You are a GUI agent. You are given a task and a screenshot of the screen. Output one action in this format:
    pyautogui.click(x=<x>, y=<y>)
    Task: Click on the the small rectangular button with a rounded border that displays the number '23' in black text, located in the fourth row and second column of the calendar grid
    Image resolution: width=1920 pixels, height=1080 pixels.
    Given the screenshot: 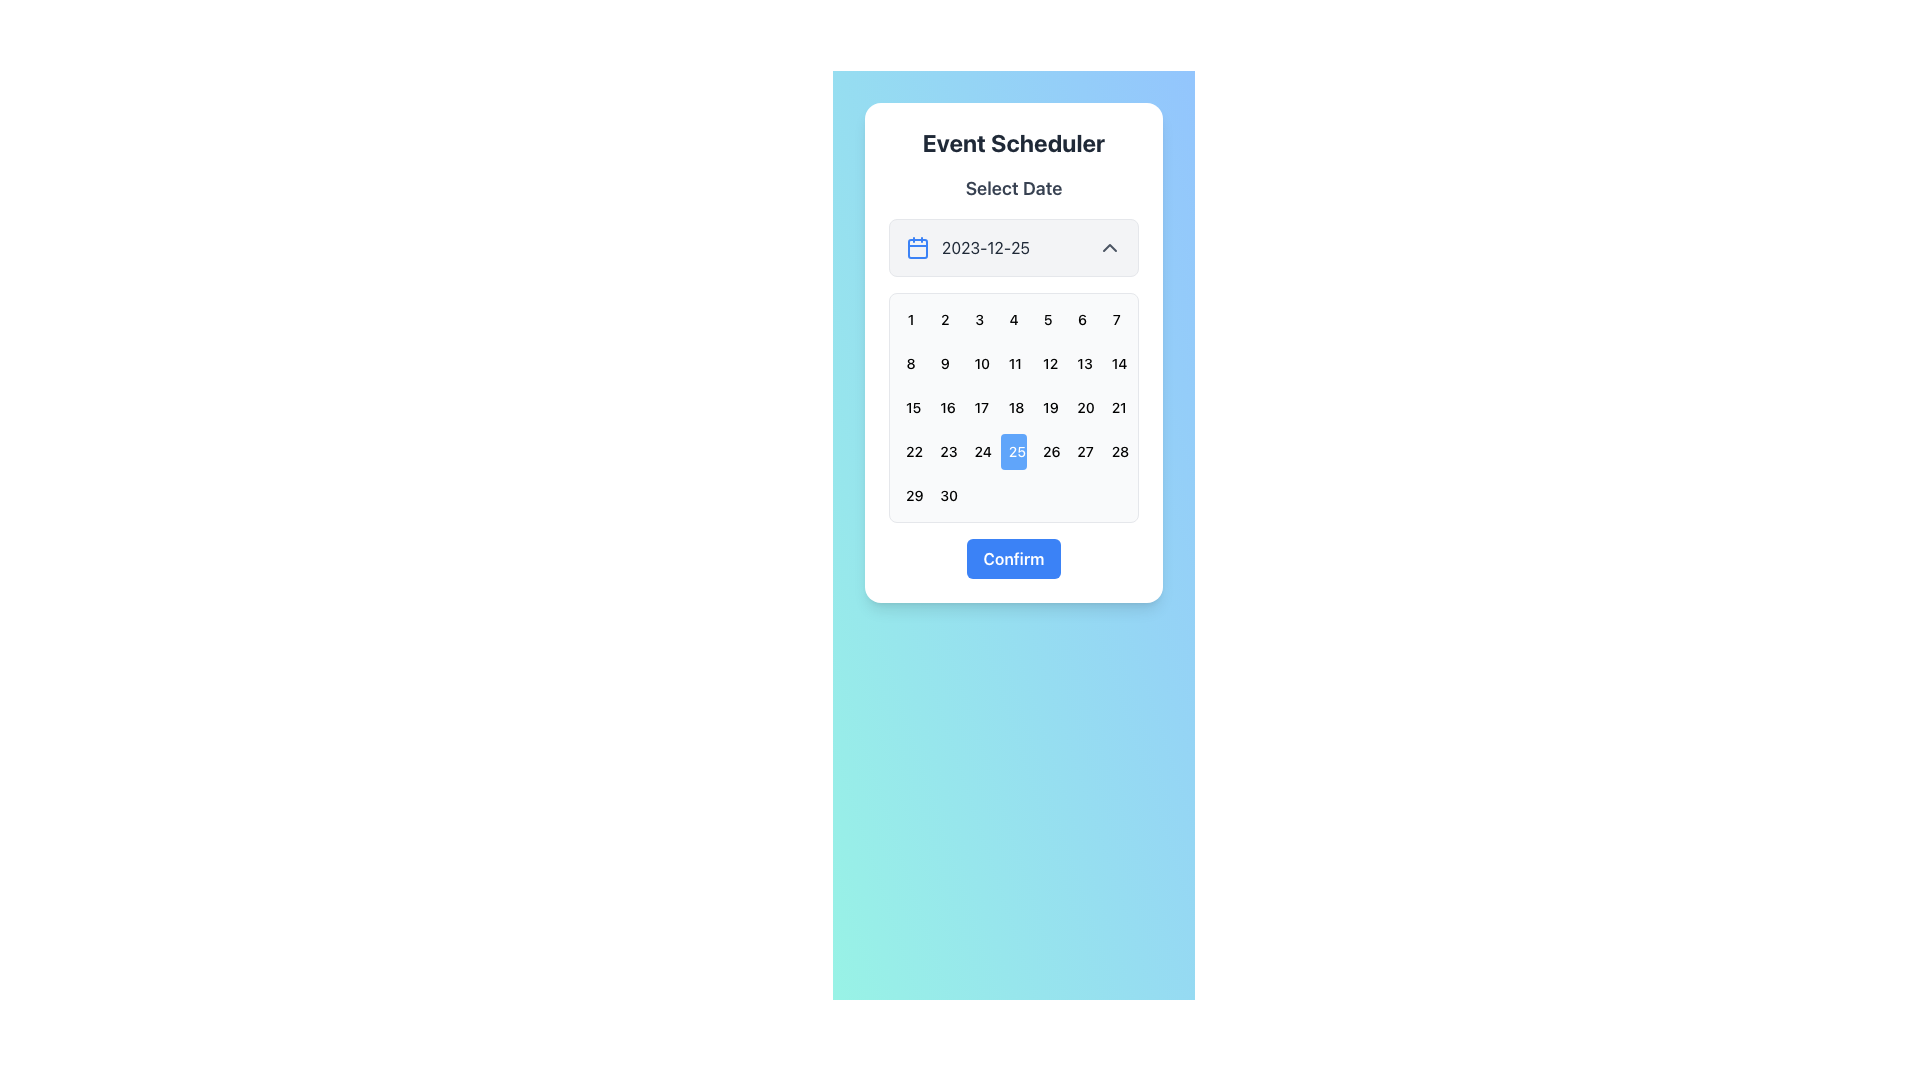 What is the action you would take?
    pyautogui.click(x=944, y=451)
    